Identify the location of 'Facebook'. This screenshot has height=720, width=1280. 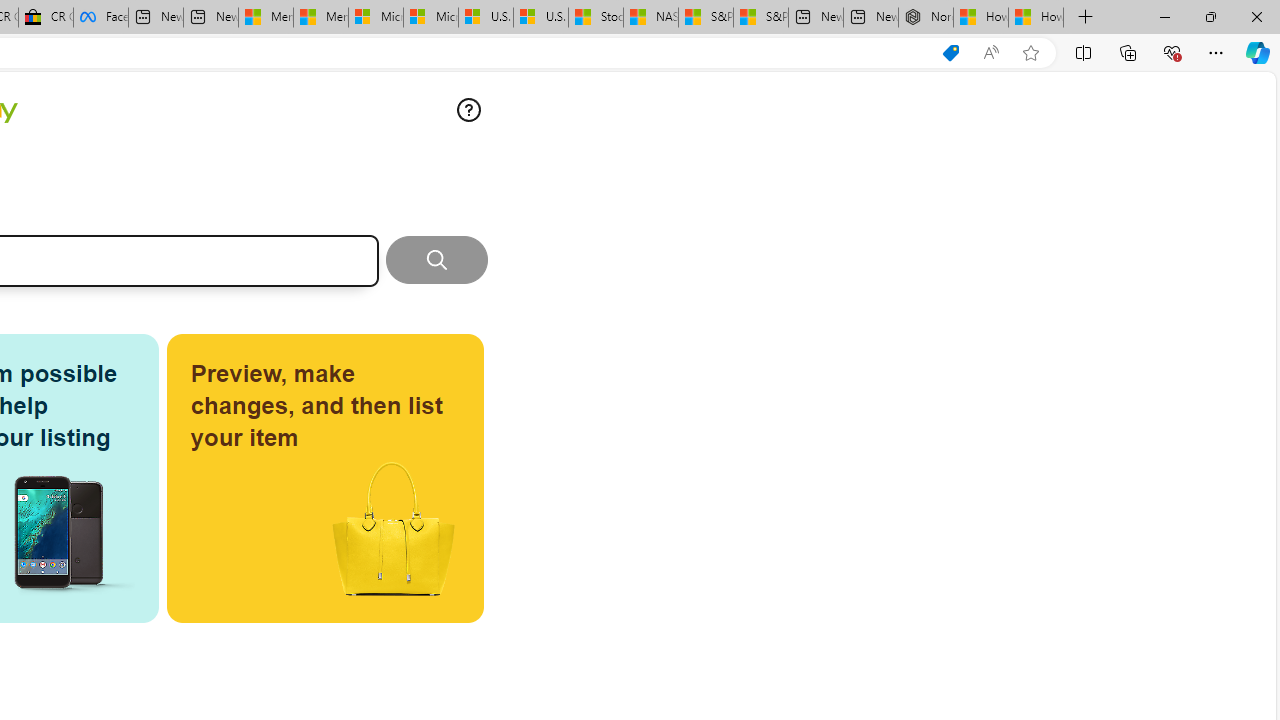
(100, 17).